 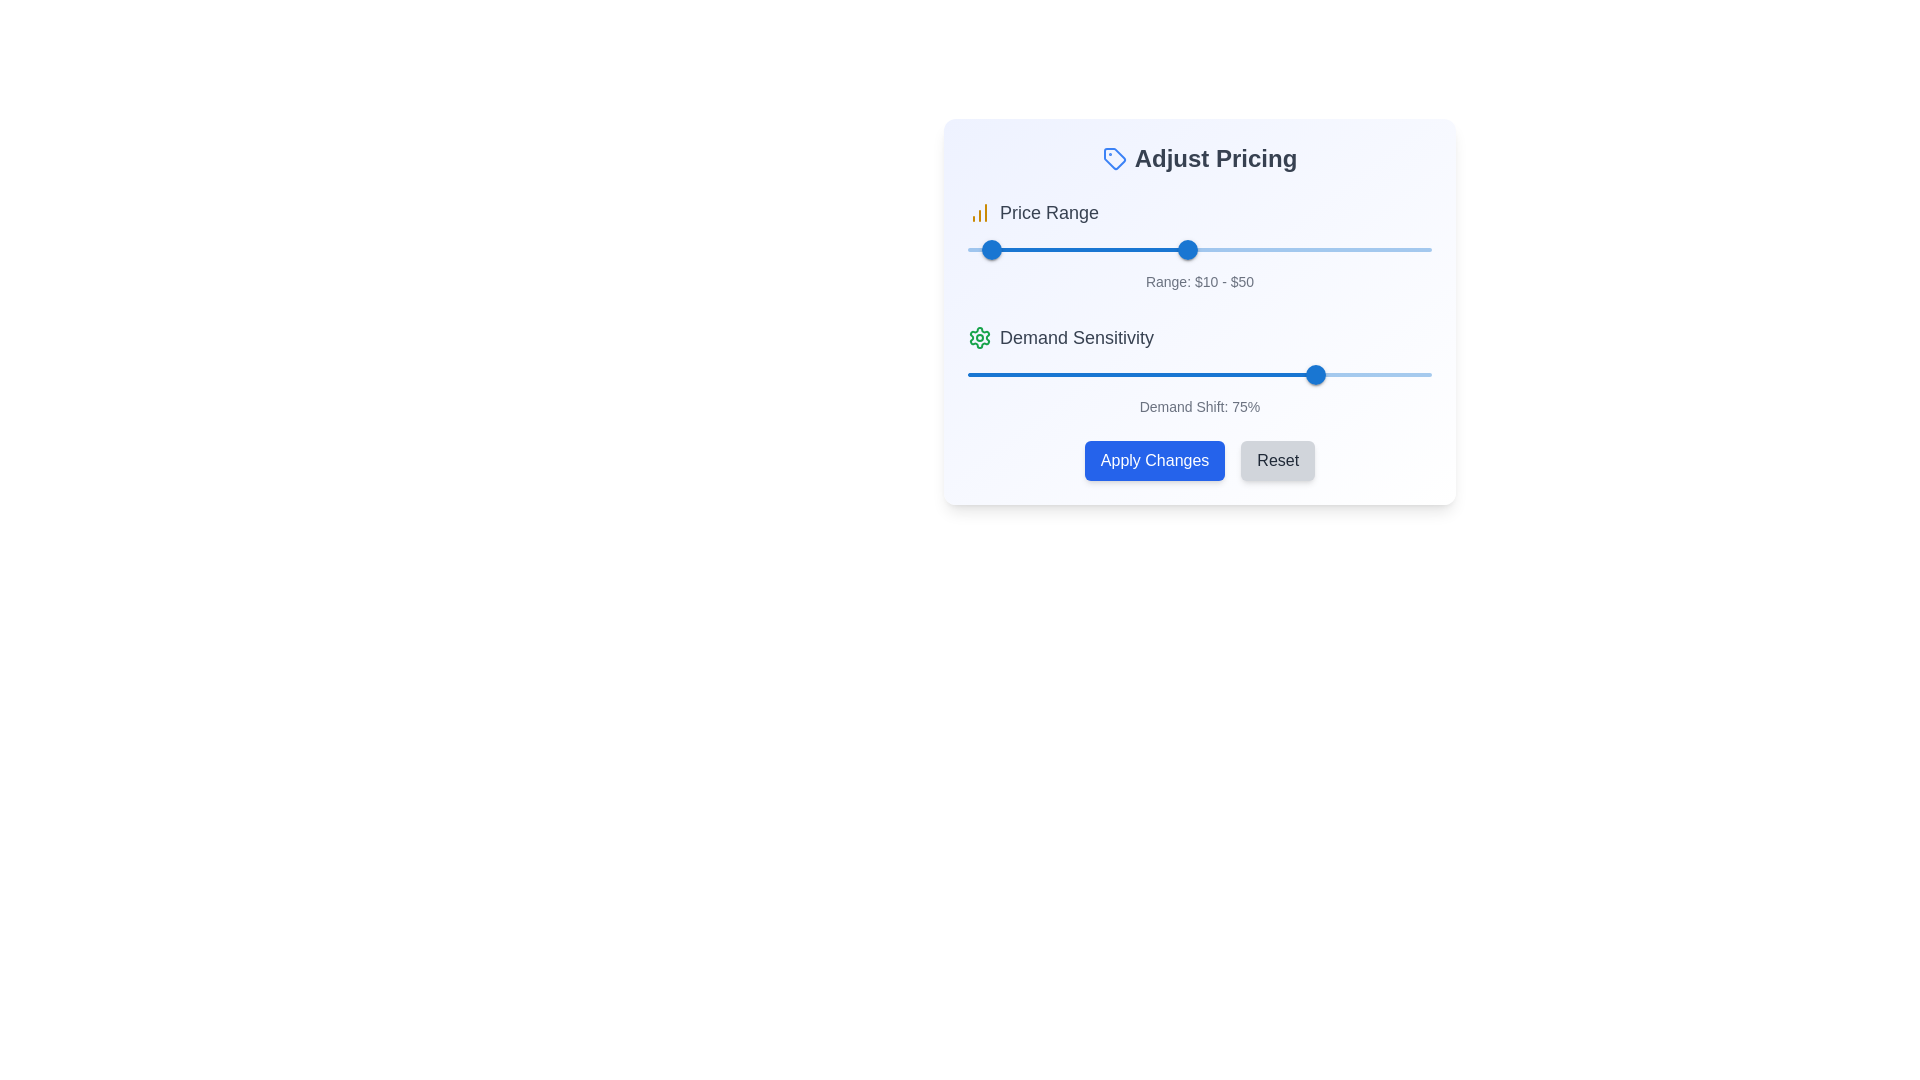 I want to click on the Text Label element displaying 'Demand Shift: 75%' located beneath the slider in the 'Demand Sensitivity' section, so click(x=1200, y=406).